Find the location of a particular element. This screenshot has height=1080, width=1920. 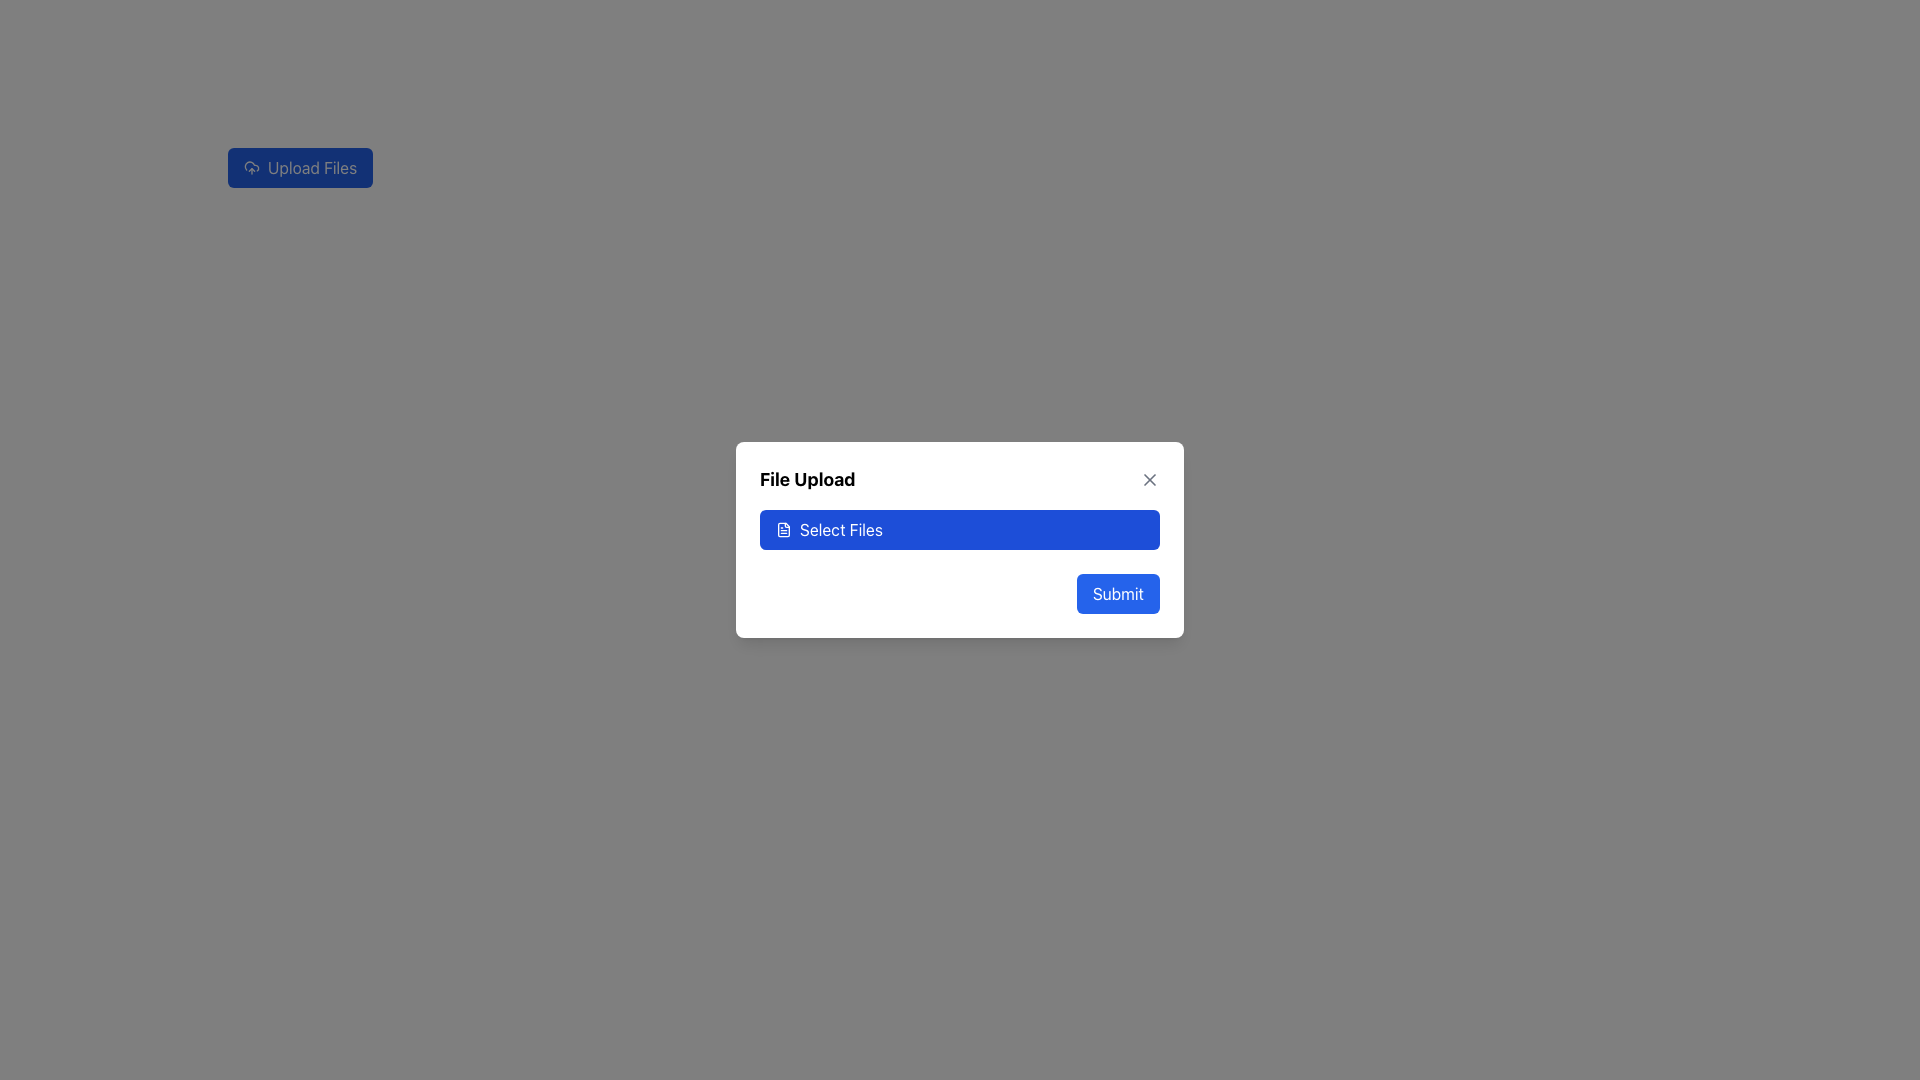

the title text of the modal that indicates the purpose of the dialog, which relates to file uploading is located at coordinates (807, 479).